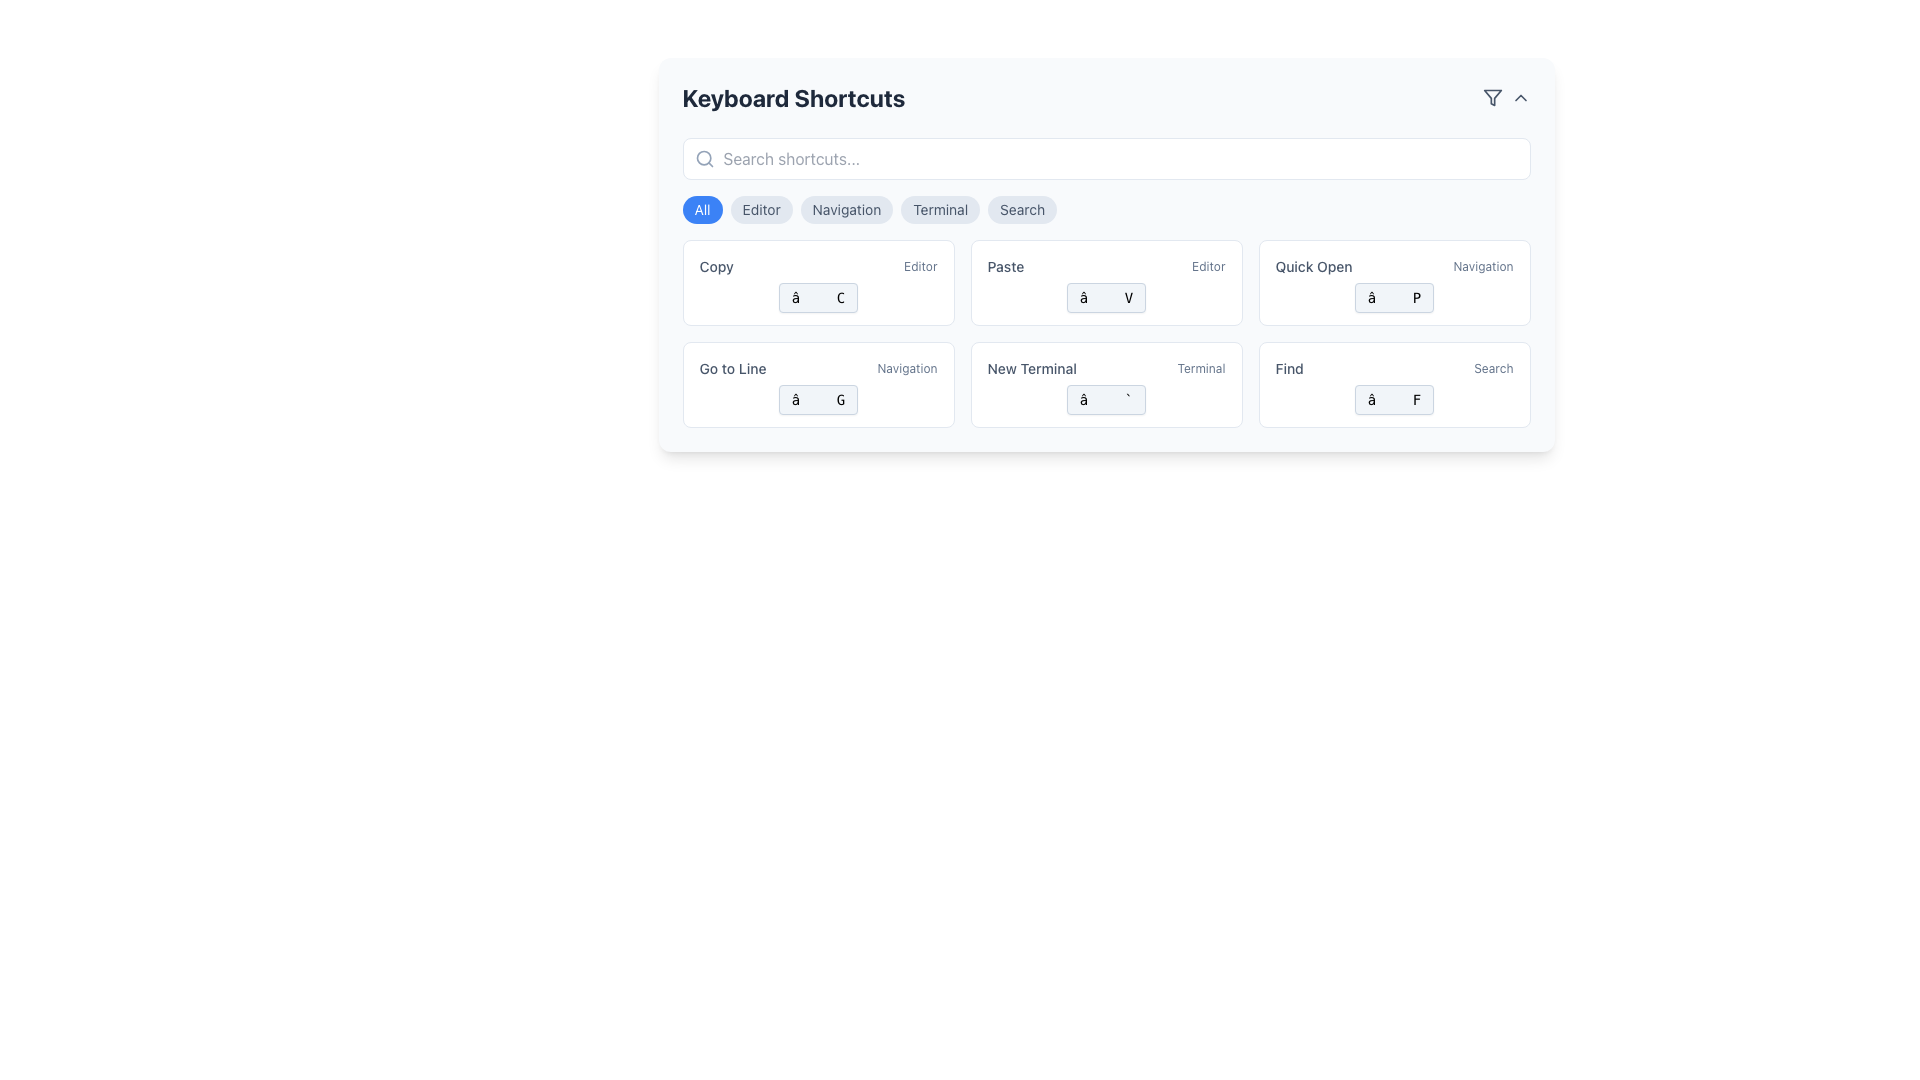 The image size is (1920, 1080). What do you see at coordinates (1393, 282) in the screenshot?
I see `the interactive card with an embedded shortcut button` at bounding box center [1393, 282].